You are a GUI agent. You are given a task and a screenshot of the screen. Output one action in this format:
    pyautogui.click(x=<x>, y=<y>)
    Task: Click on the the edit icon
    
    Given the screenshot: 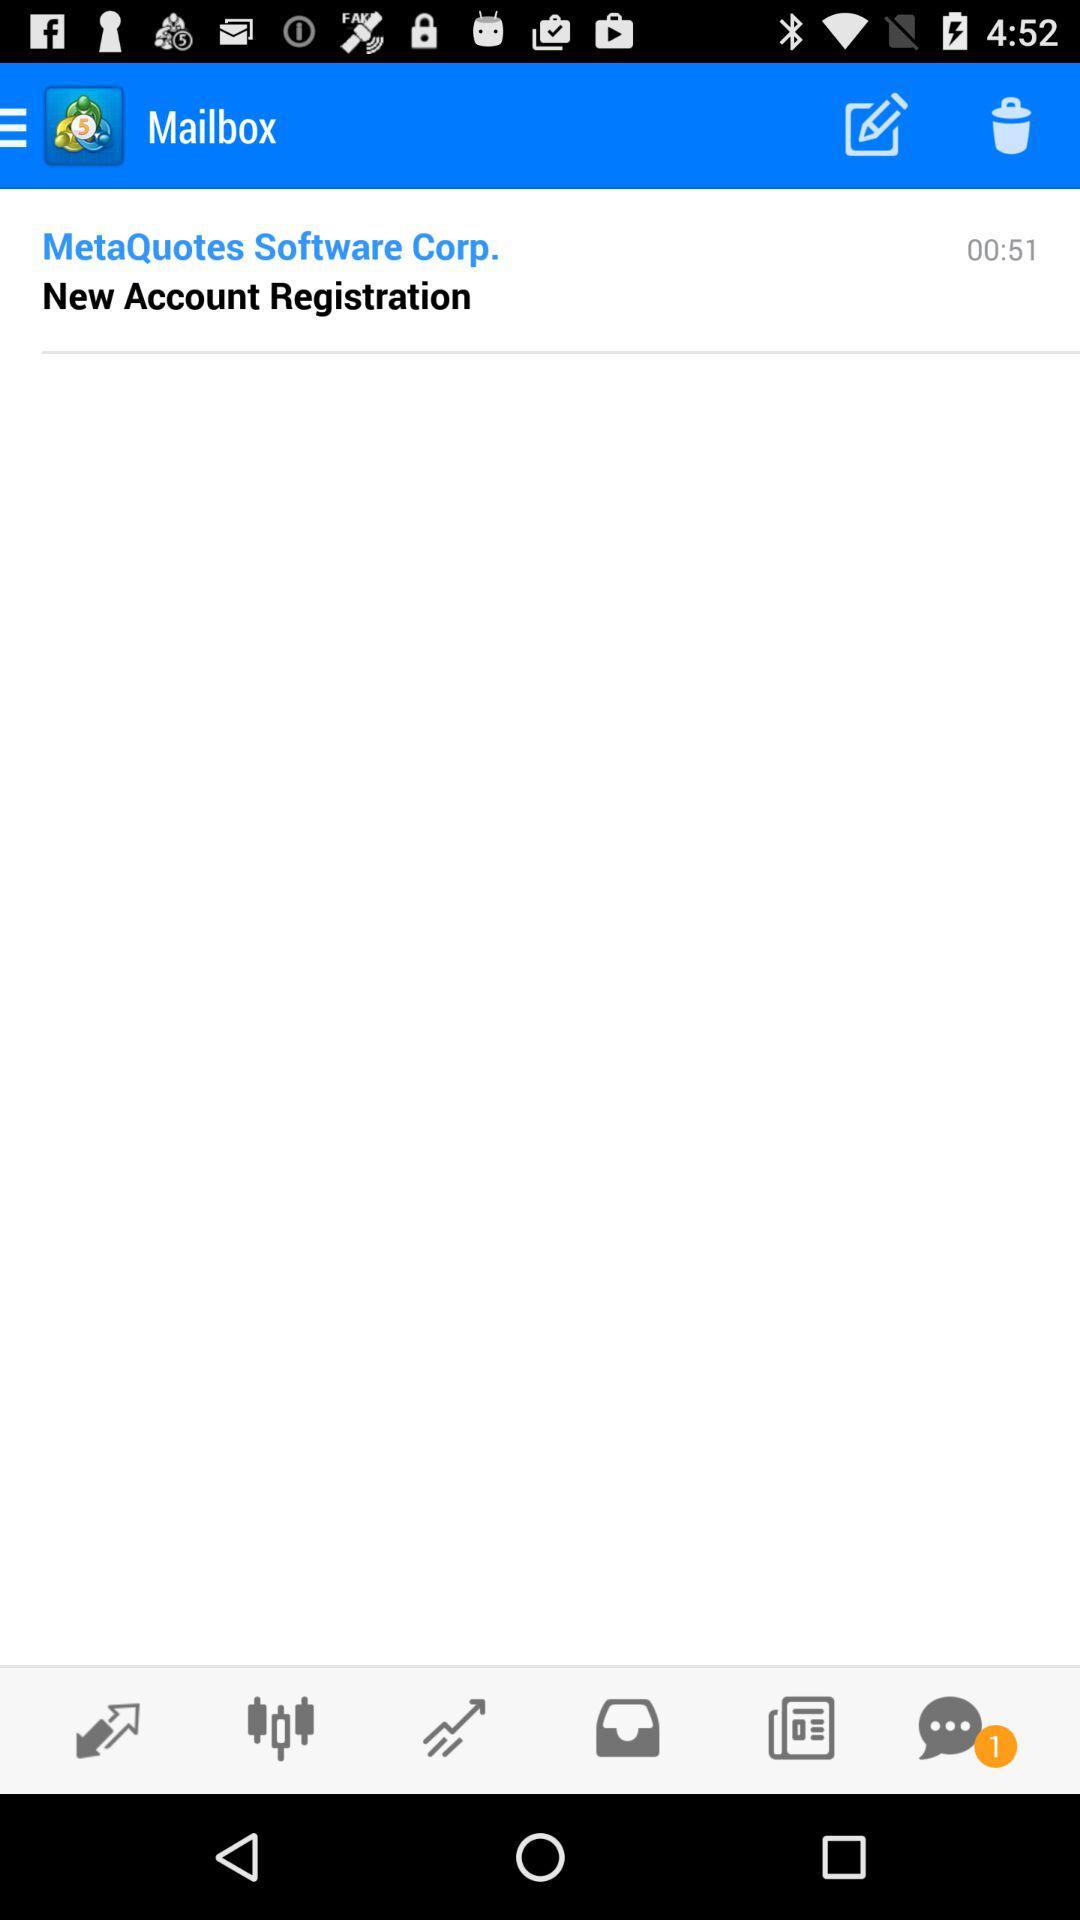 What is the action you would take?
    pyautogui.click(x=454, y=1848)
    